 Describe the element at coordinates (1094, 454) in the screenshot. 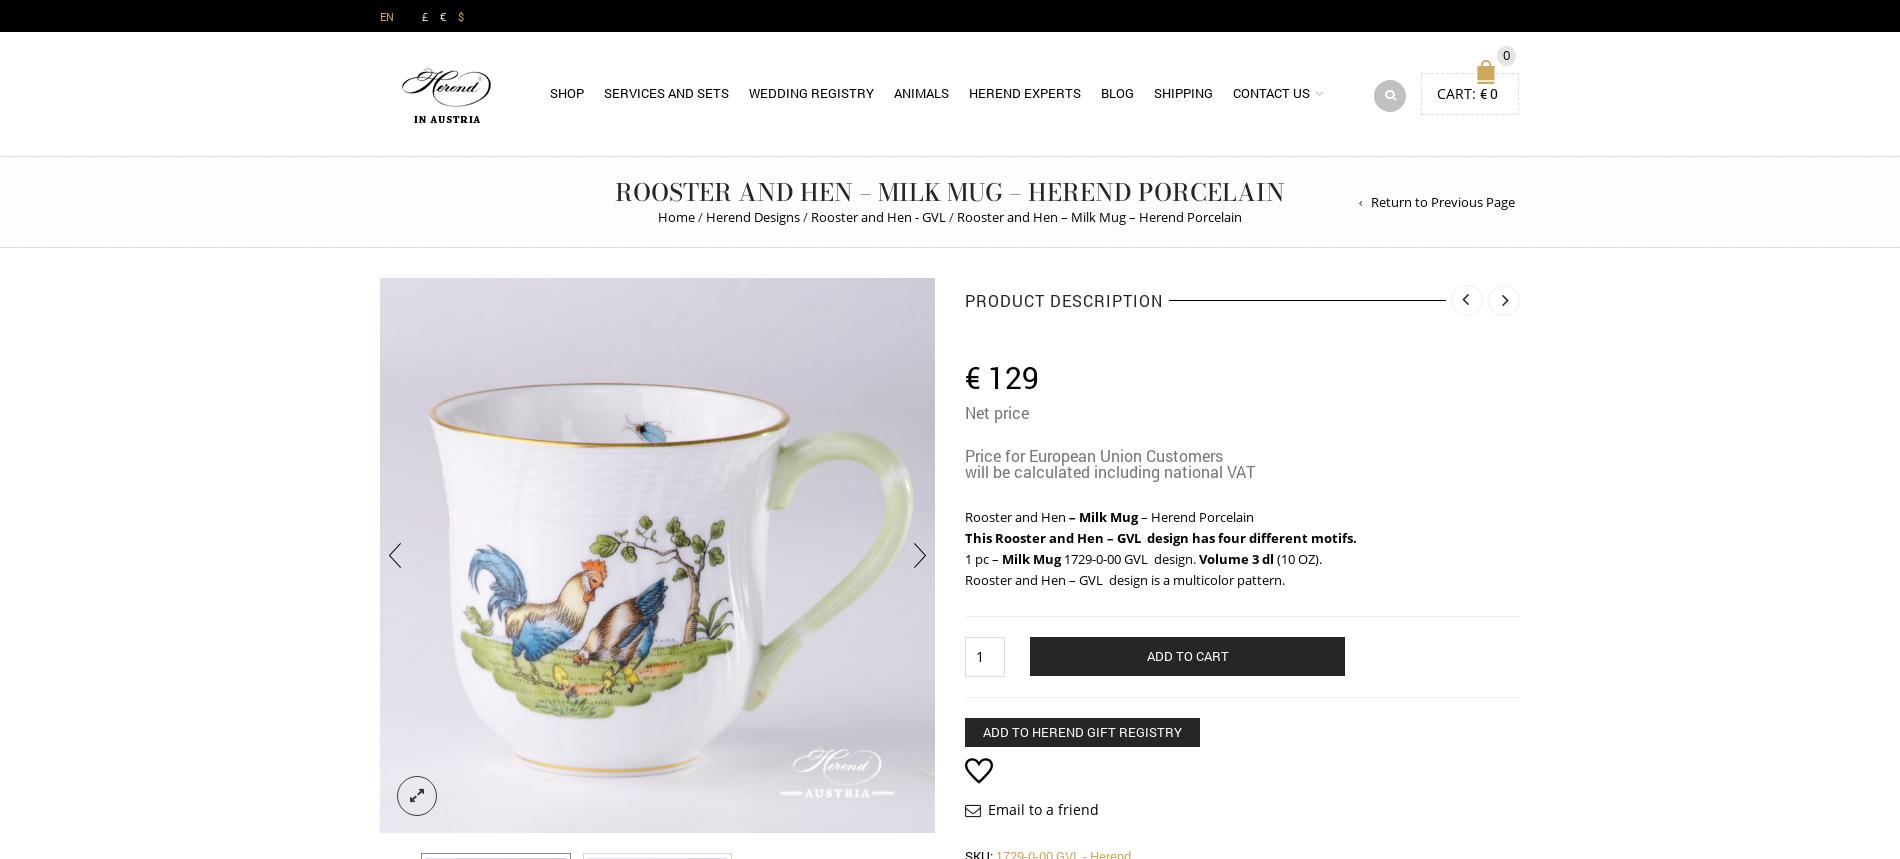

I see `'Price for European Union Customers'` at that location.